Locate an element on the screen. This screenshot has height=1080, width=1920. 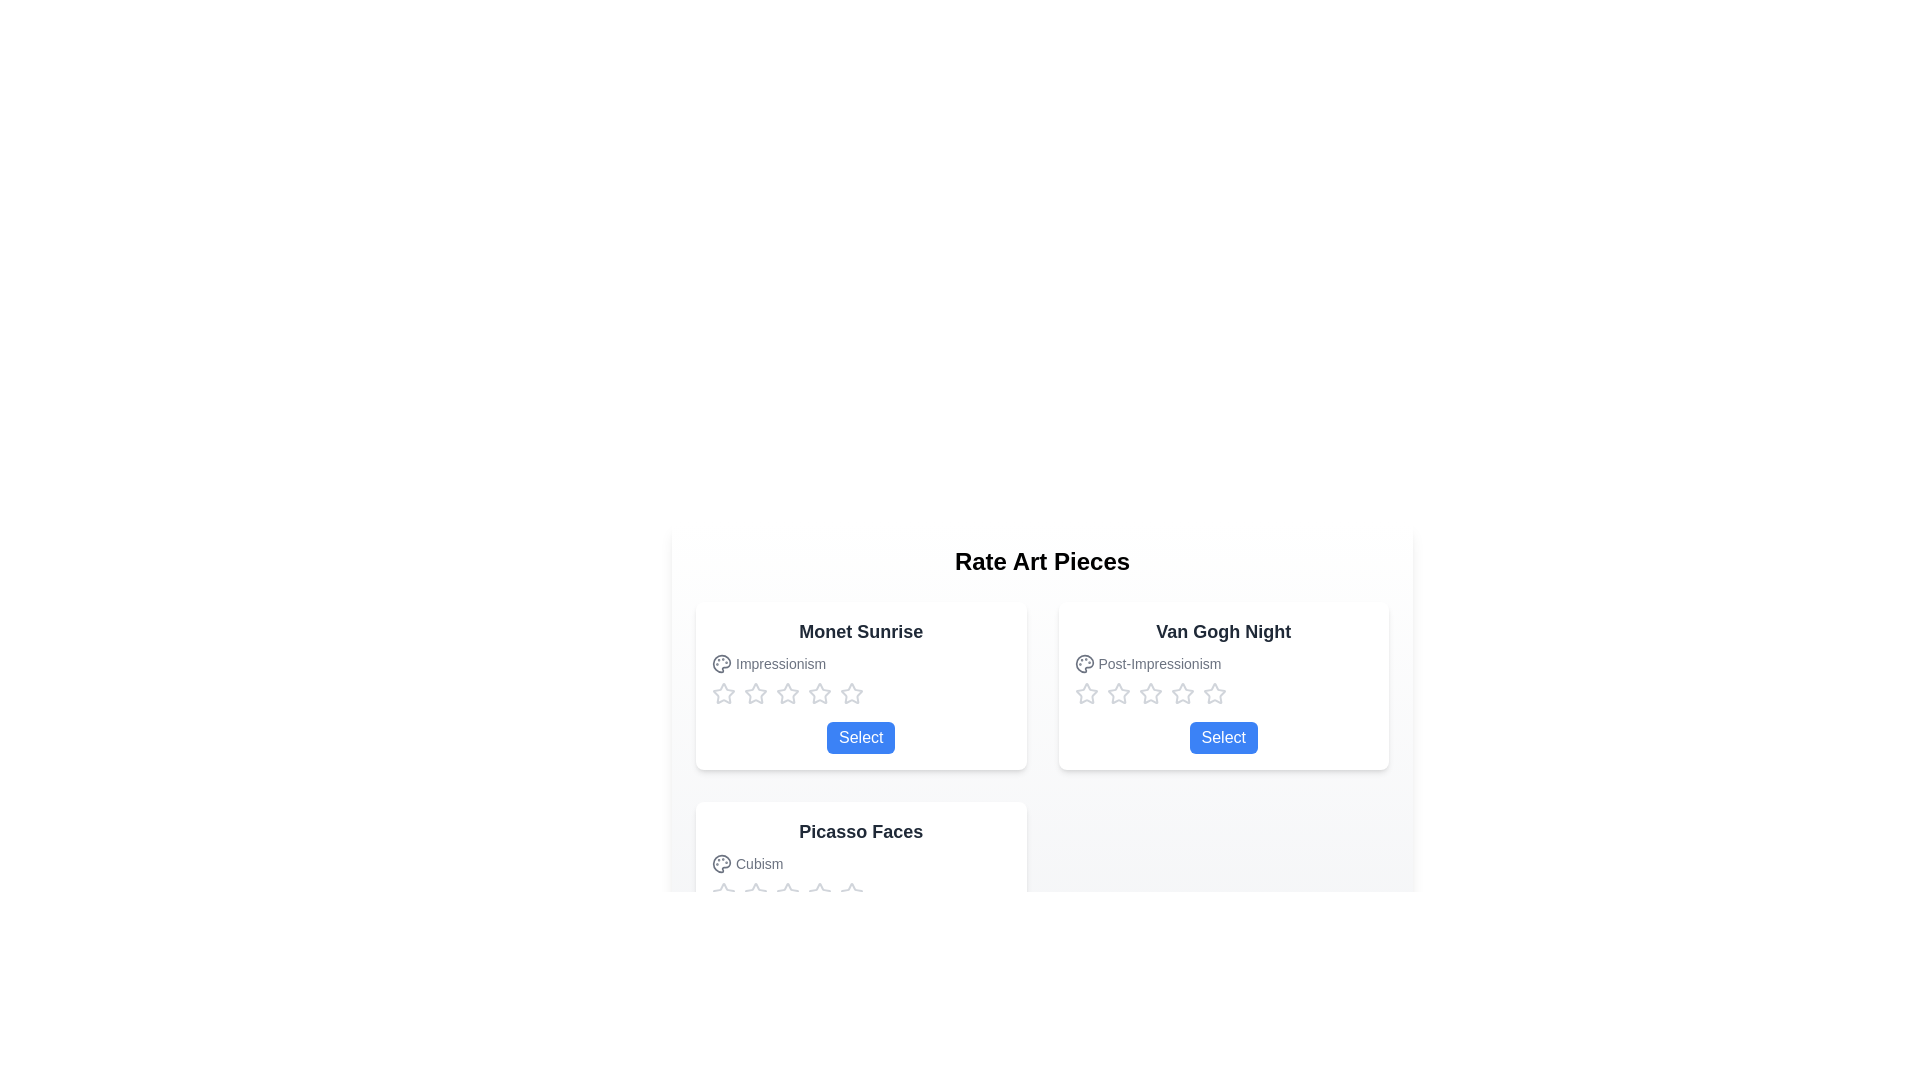
the static text label displaying 'Monet Sunrise' in bold and large font, which is centrally placed within the top-left card of the grid layout is located at coordinates (861, 632).